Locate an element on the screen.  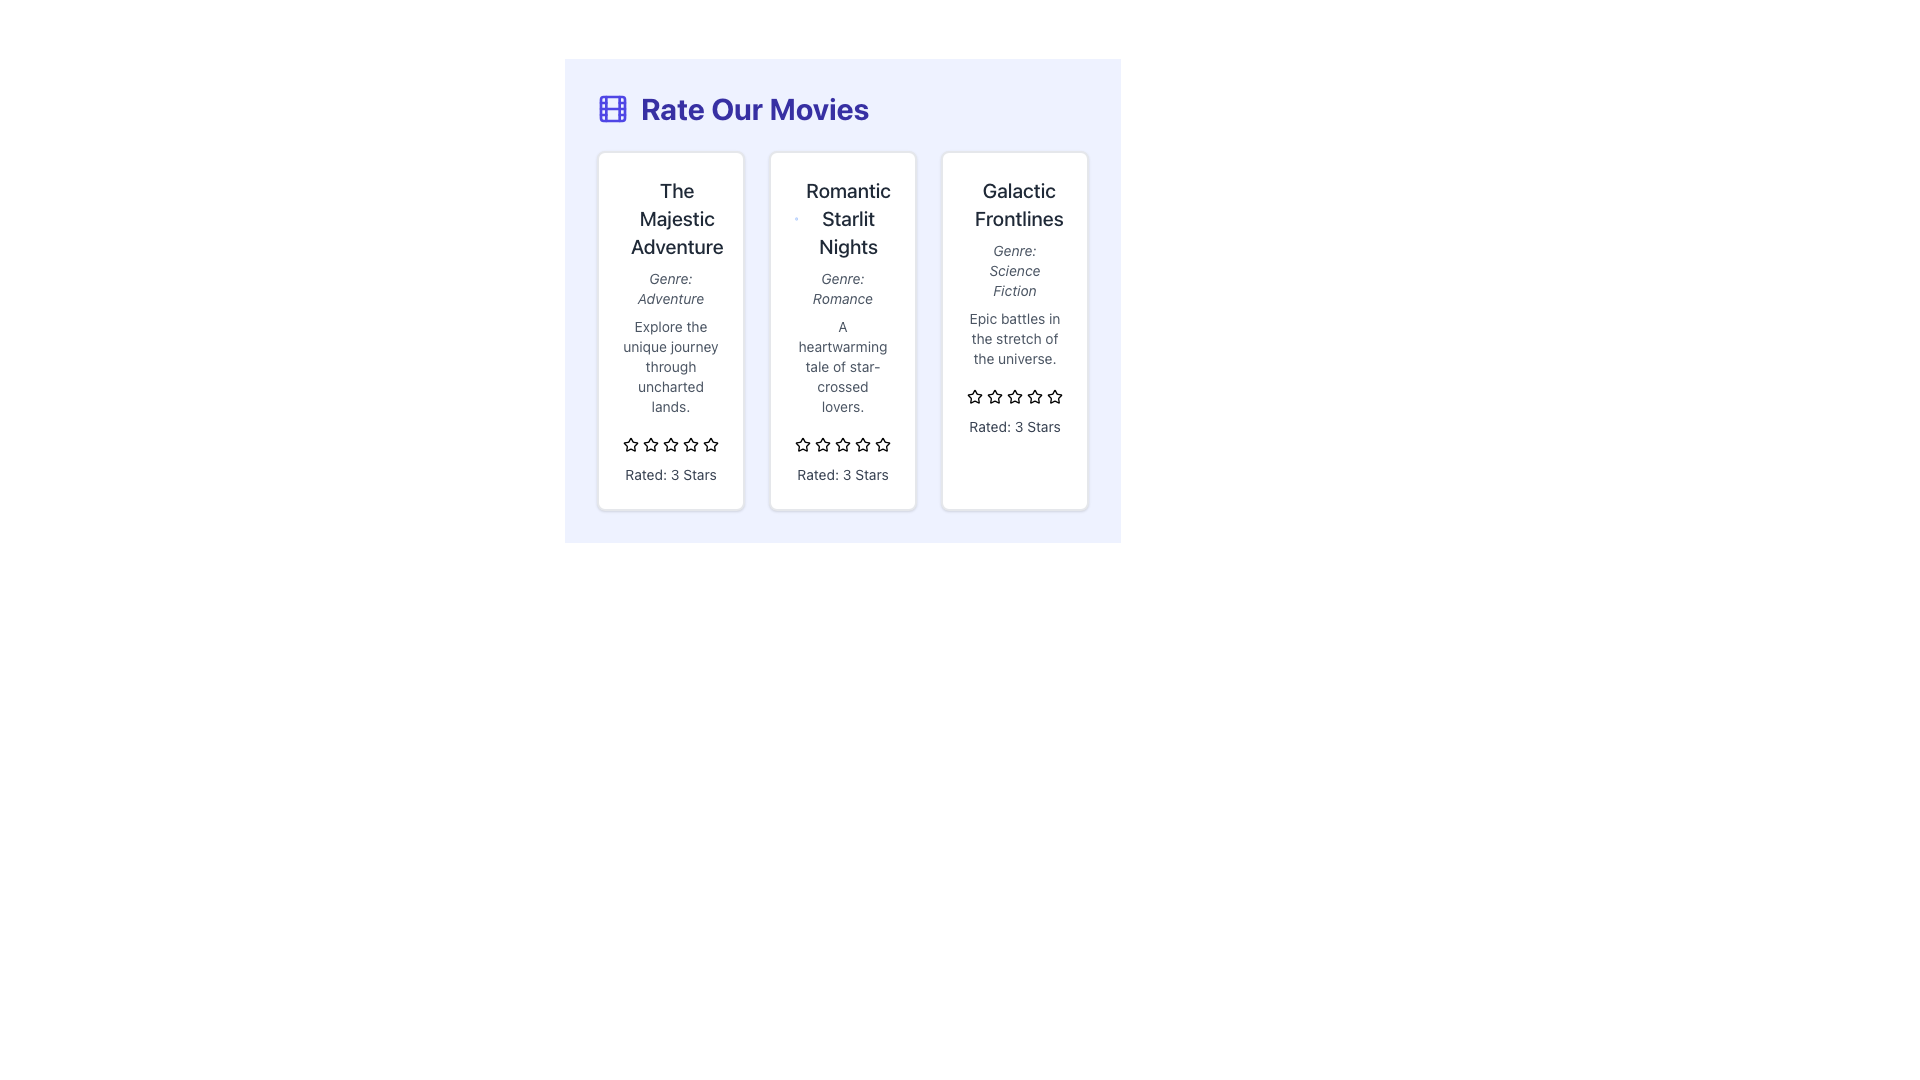
the third star is located at coordinates (994, 396).